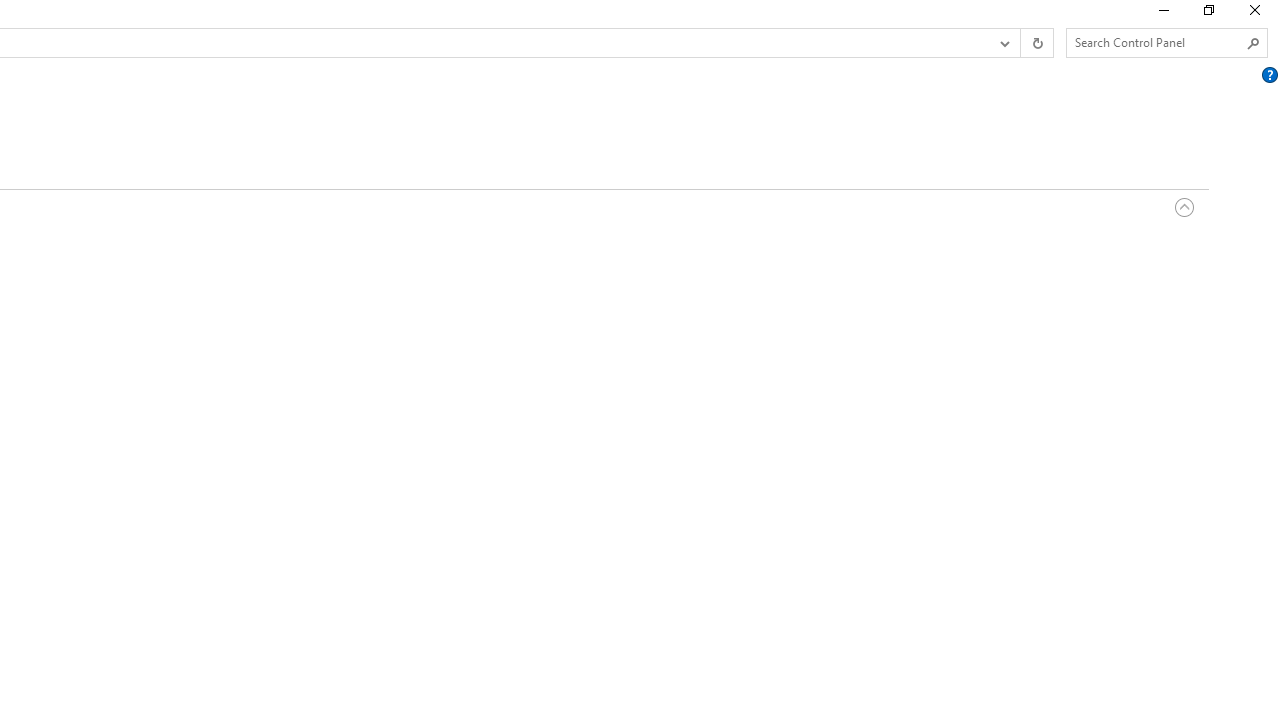 This screenshot has height=720, width=1280. What do you see at coordinates (1036, 43) in the screenshot?
I see `'Refresh "BitLocker Drive Encryption" (F5)'` at bounding box center [1036, 43].